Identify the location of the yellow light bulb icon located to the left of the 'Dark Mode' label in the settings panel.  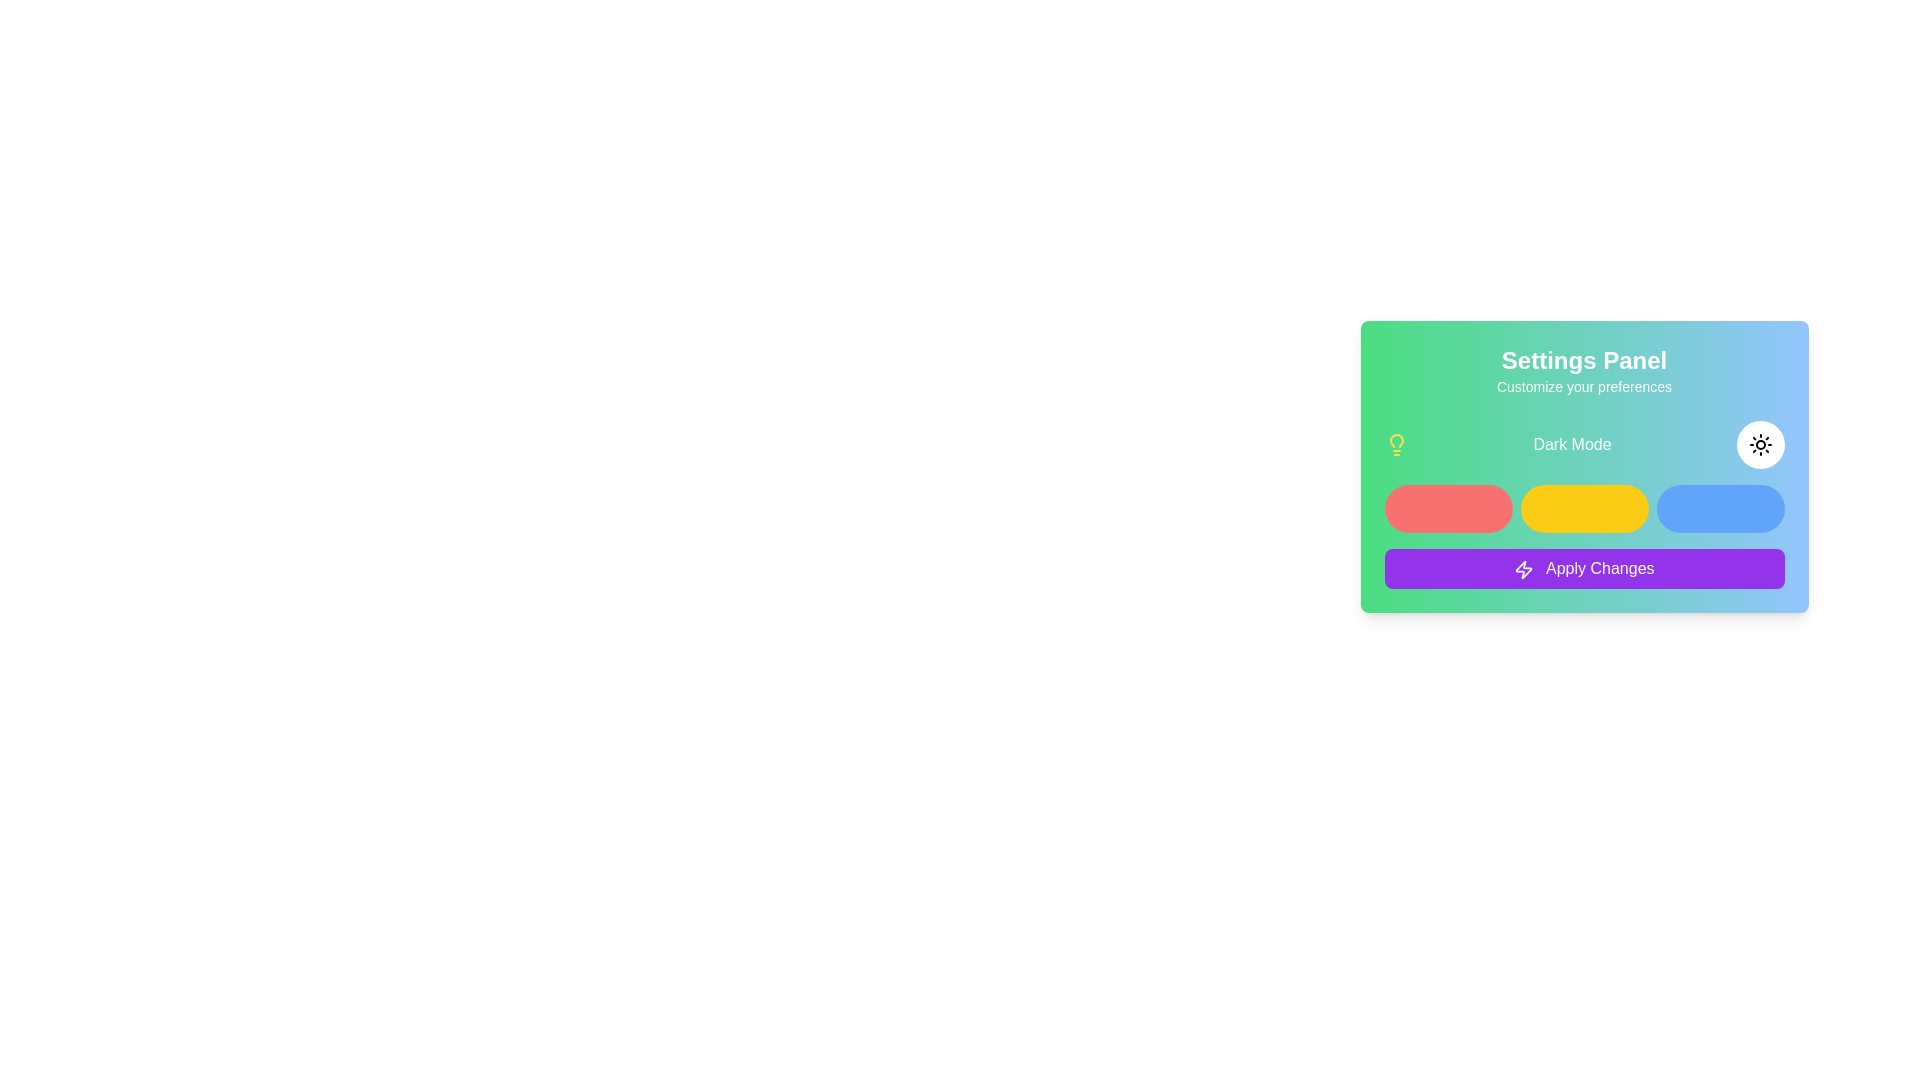
(1395, 443).